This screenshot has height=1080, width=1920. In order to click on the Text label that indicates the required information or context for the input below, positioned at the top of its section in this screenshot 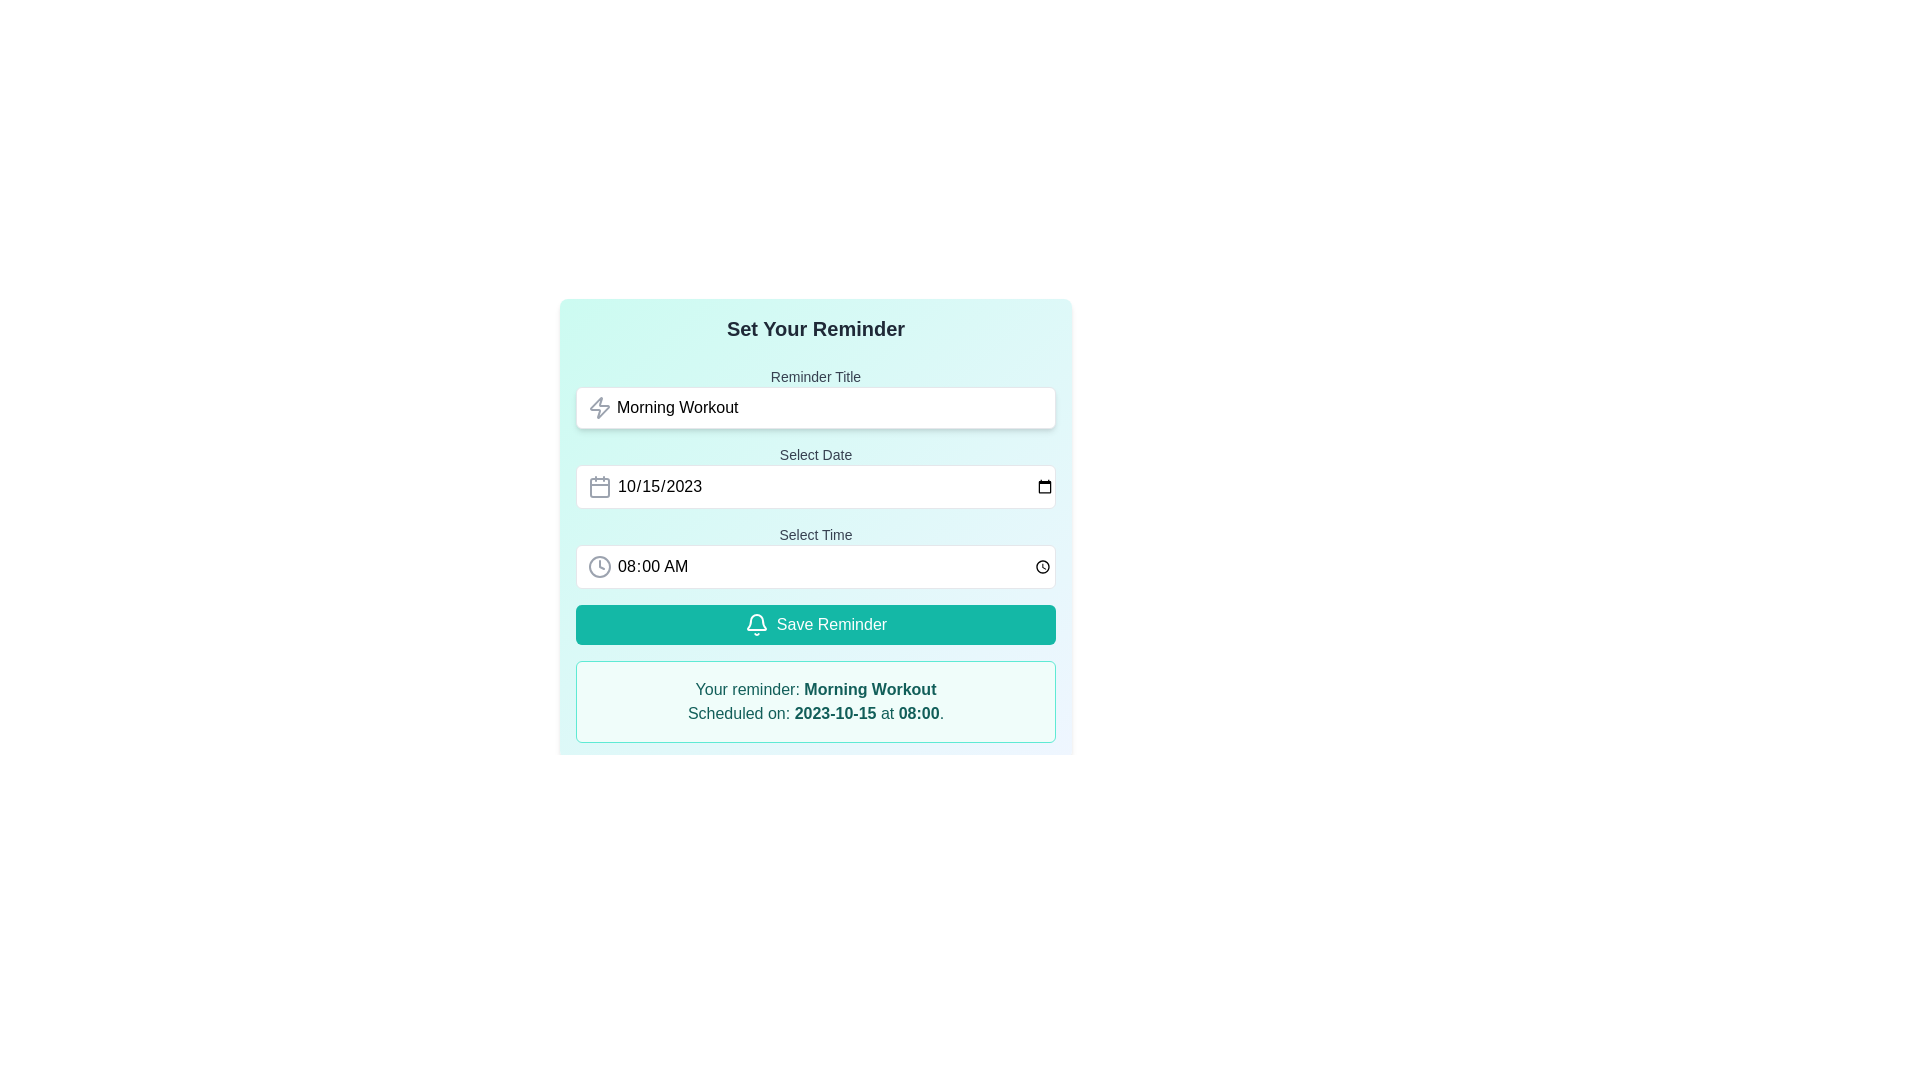, I will do `click(816, 377)`.